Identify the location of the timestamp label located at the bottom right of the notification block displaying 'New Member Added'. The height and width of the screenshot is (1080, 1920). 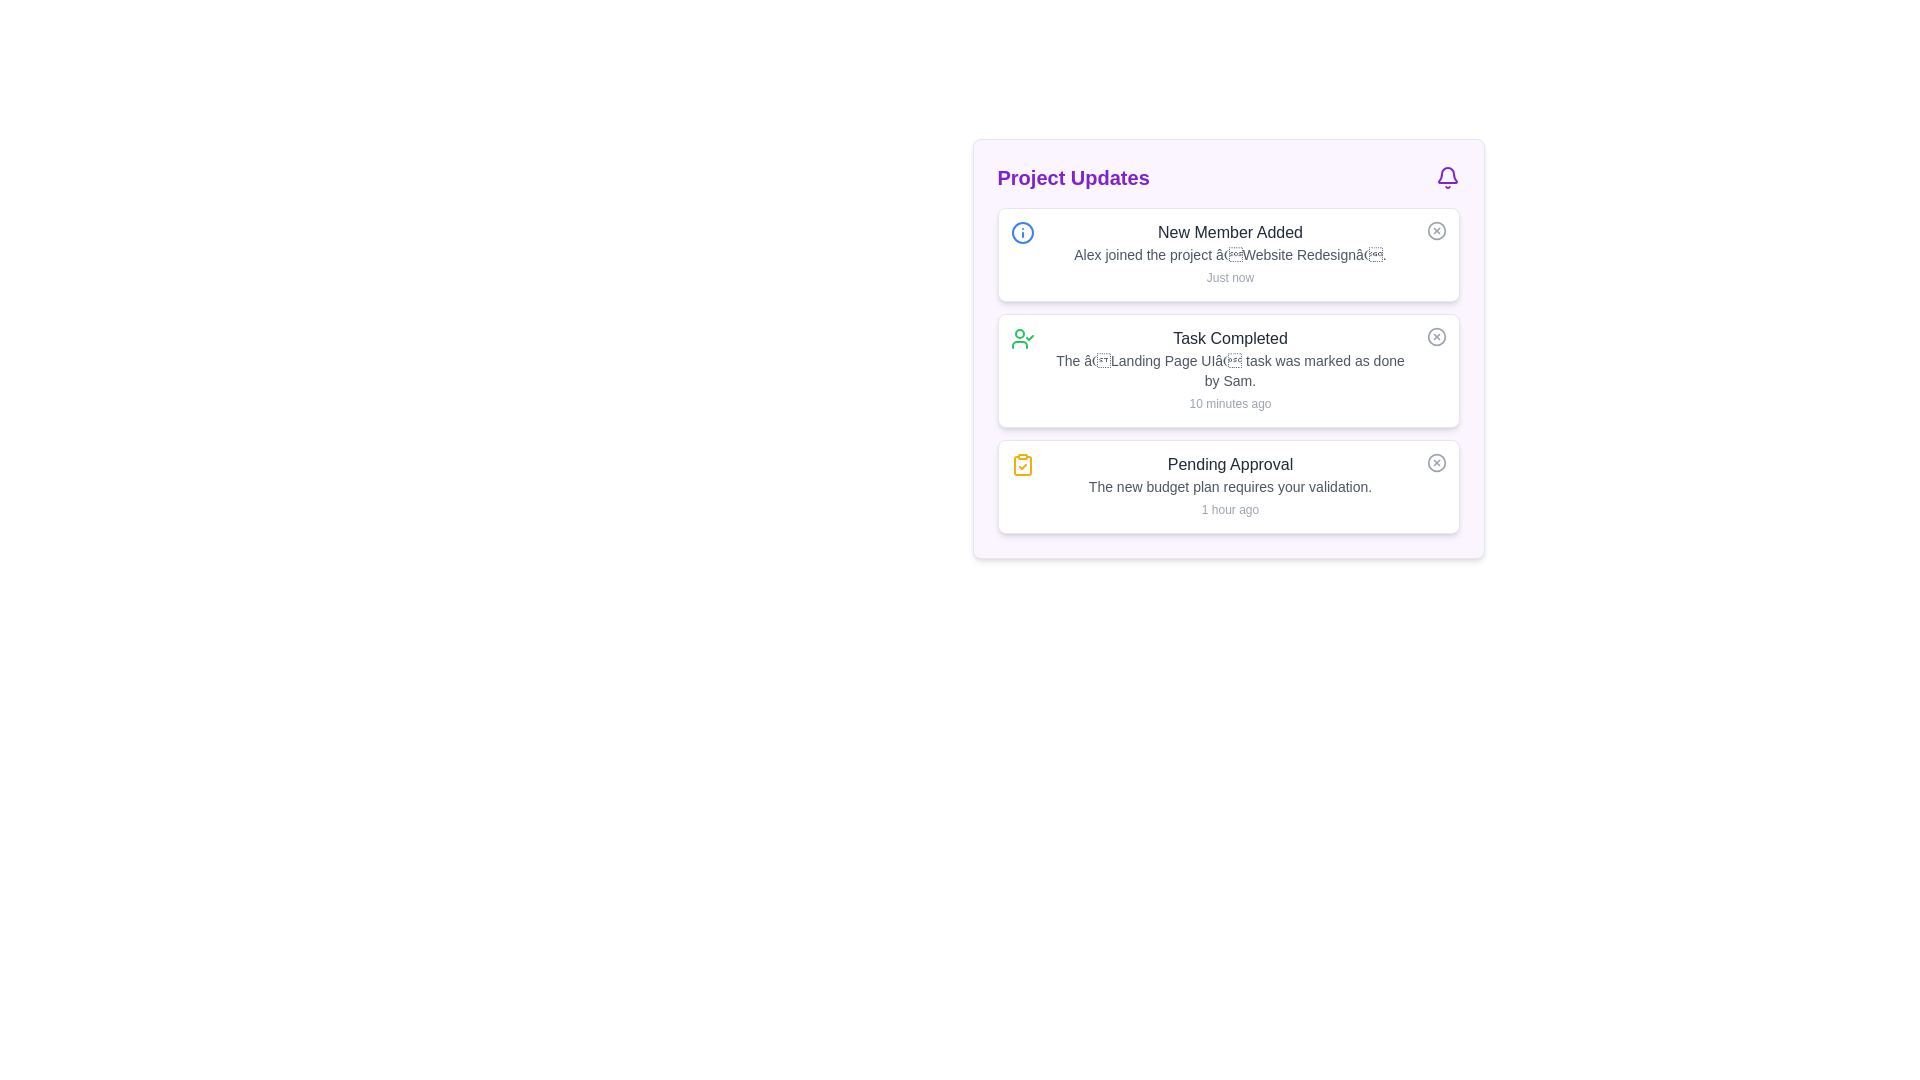
(1229, 277).